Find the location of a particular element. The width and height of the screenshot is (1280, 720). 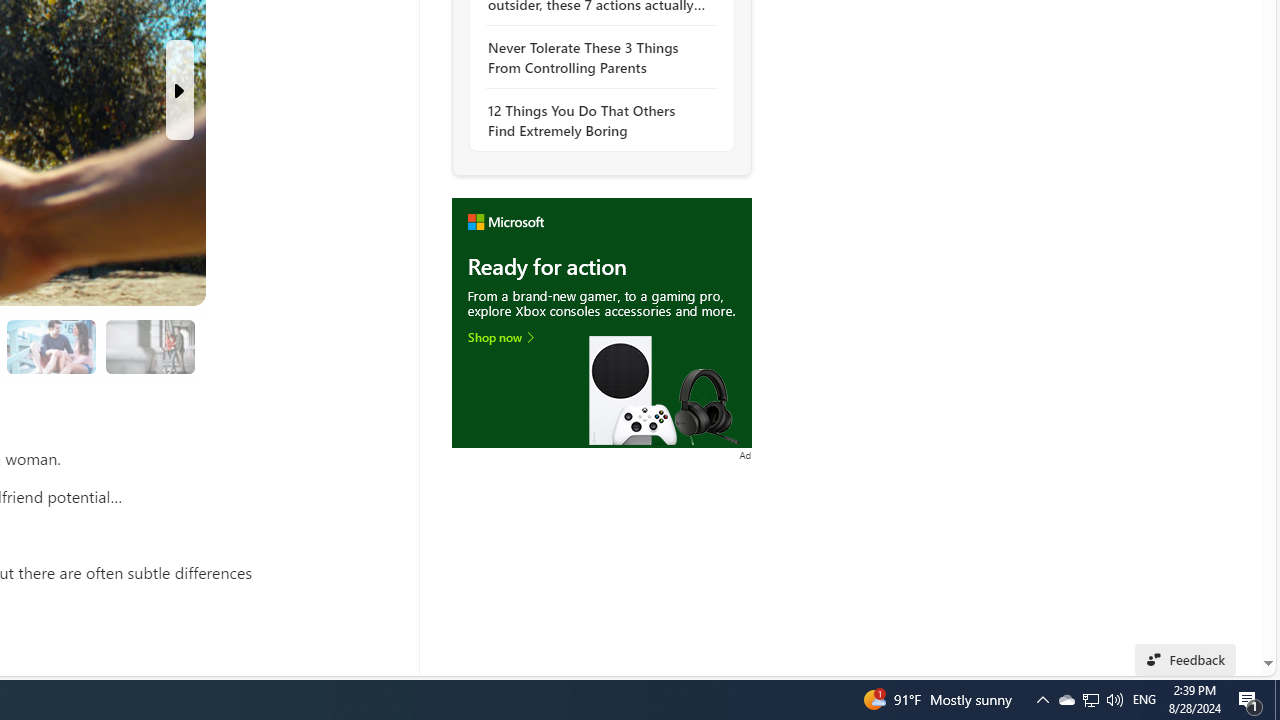

'To get missing image descriptions, open the context menu.' is located at coordinates (600, 321).